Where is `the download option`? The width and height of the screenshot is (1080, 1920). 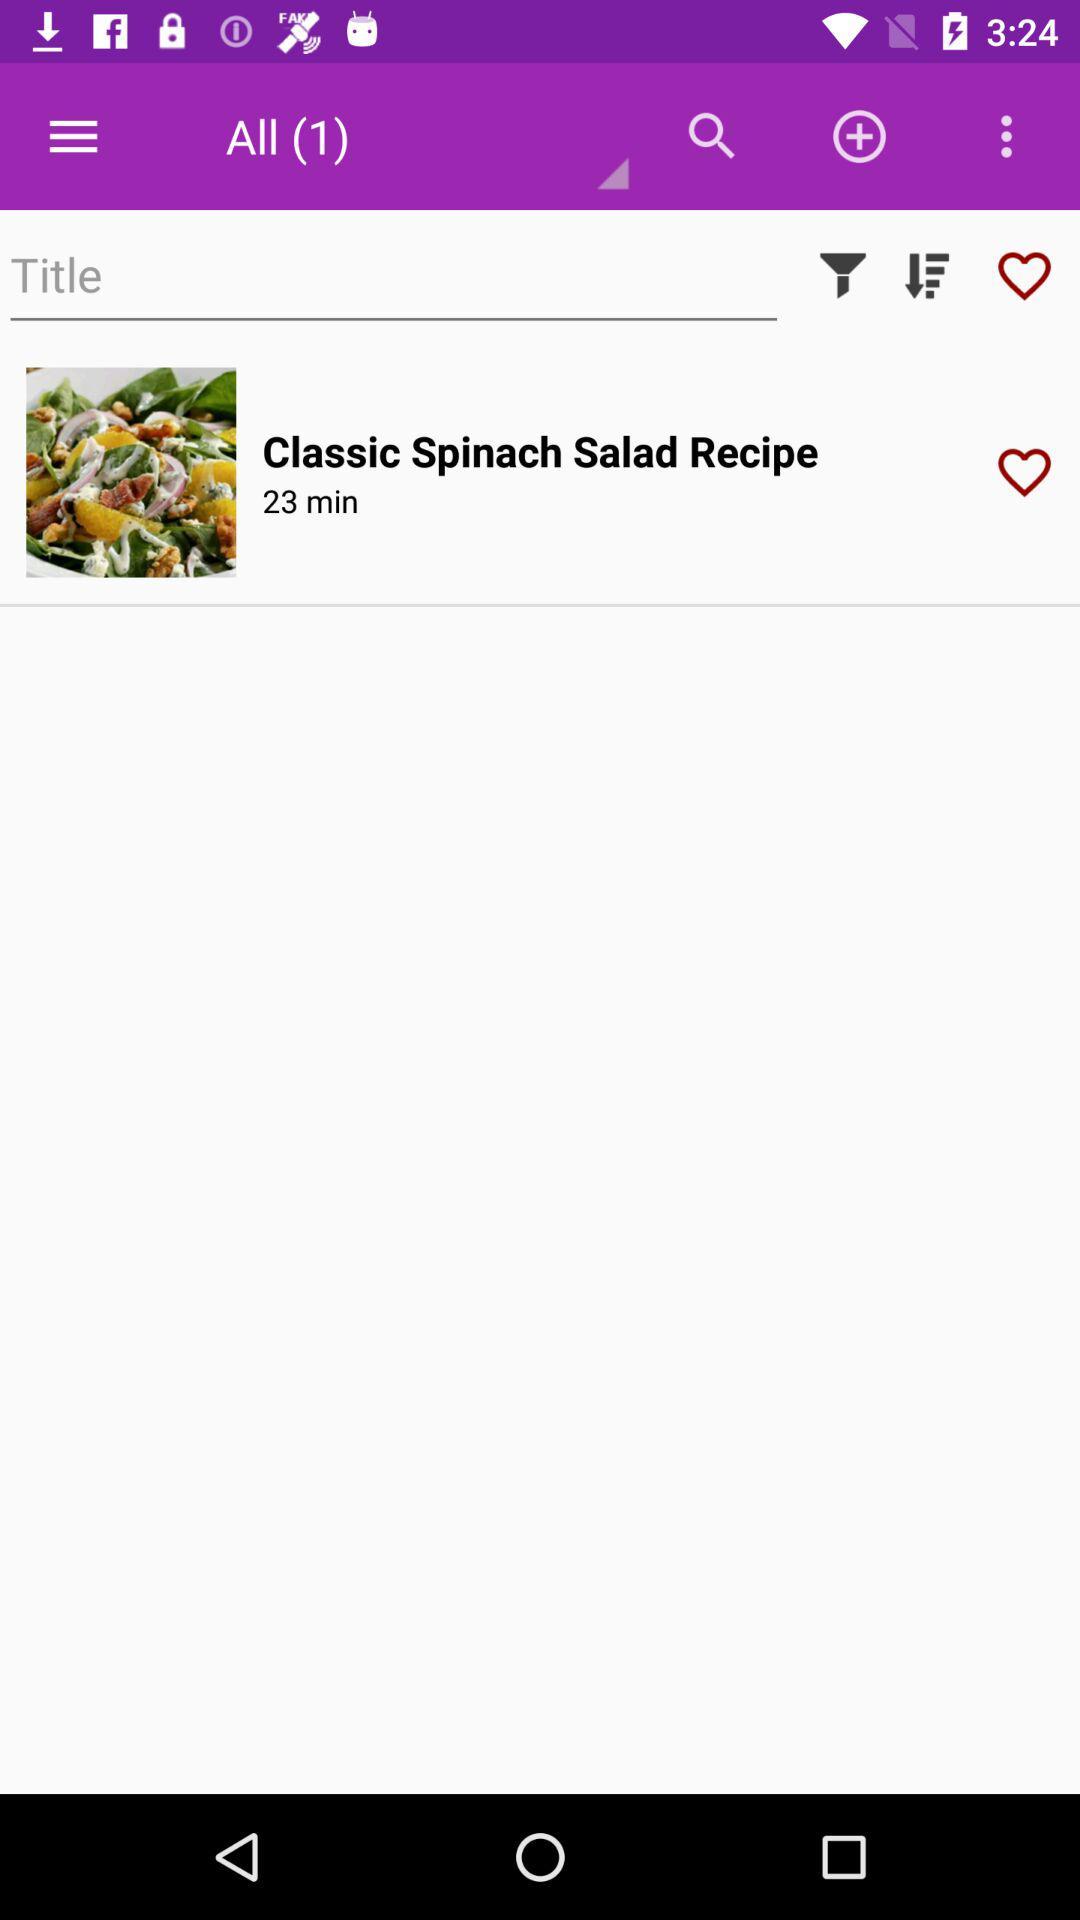 the download option is located at coordinates (926, 274).